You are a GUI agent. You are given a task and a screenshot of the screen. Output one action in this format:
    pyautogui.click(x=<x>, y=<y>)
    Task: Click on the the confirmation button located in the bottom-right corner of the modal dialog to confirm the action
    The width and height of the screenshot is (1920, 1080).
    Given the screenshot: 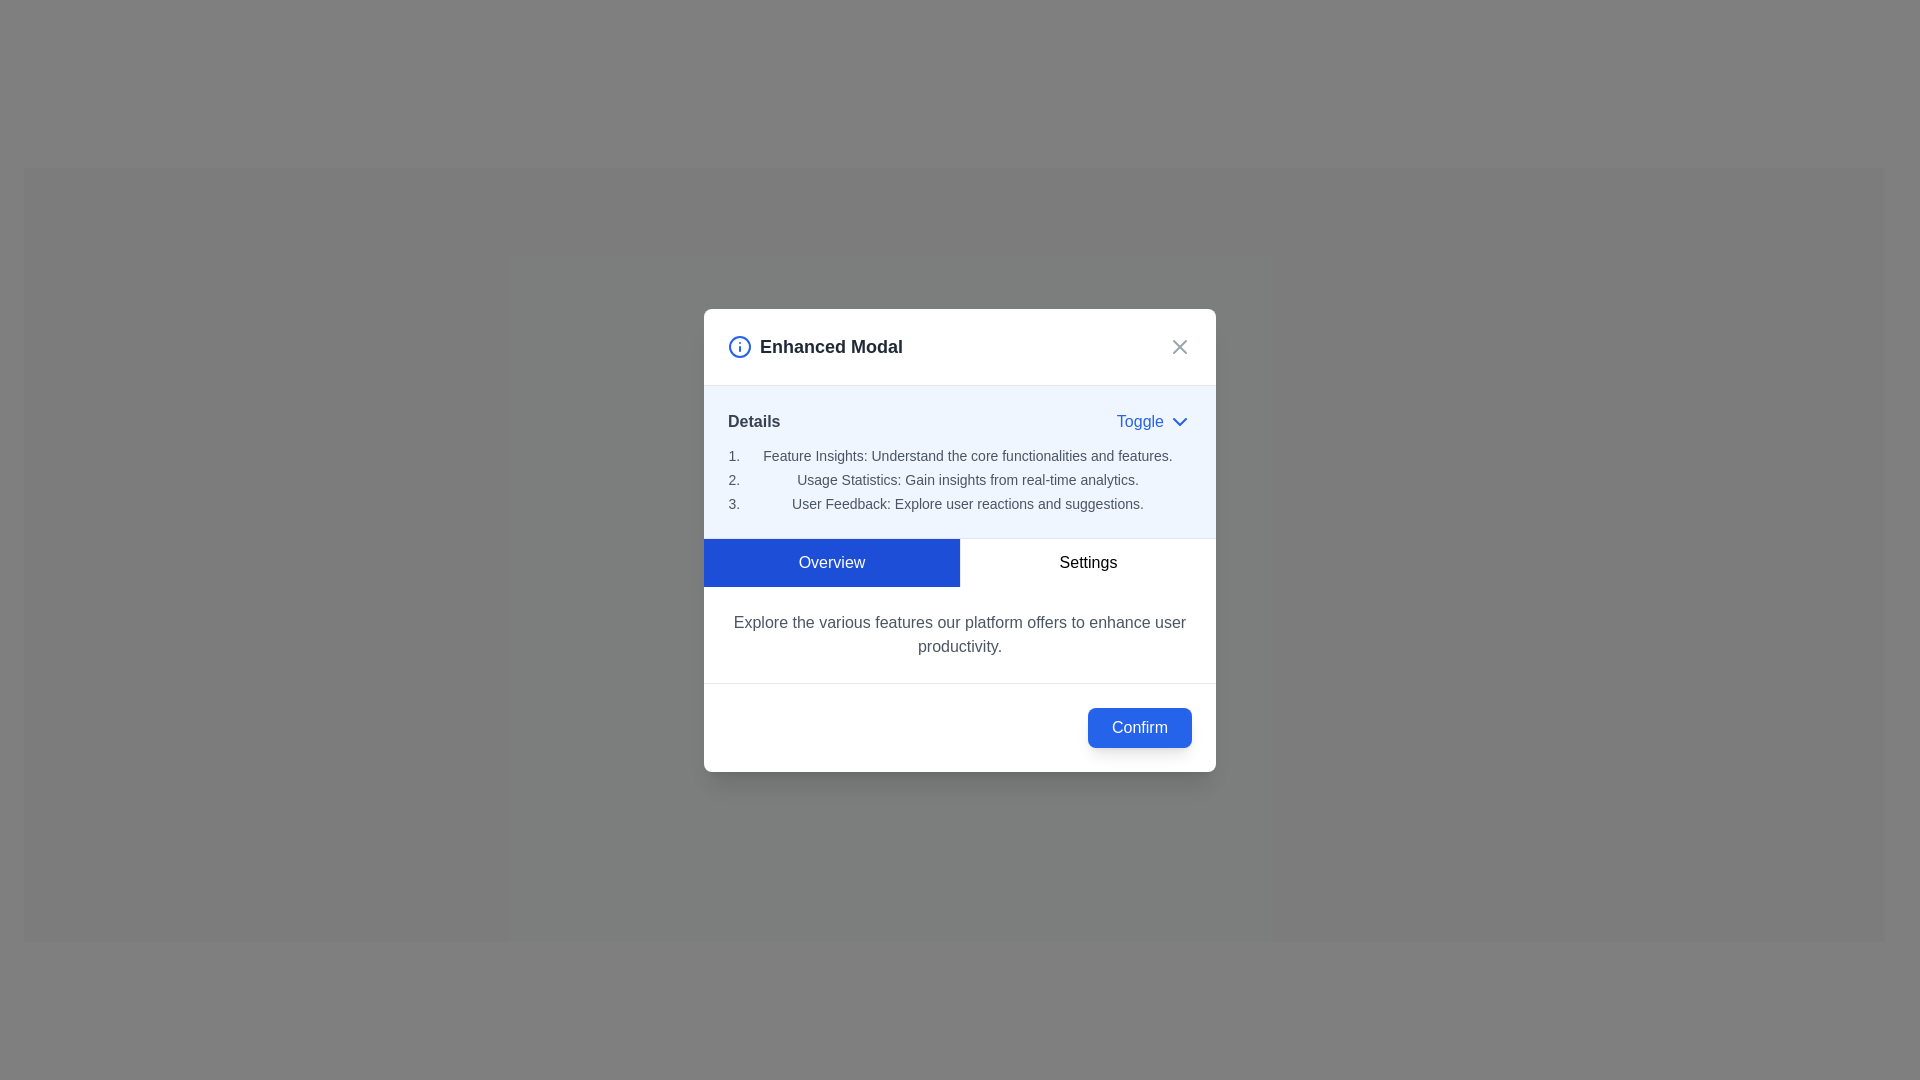 What is the action you would take?
    pyautogui.click(x=1138, y=726)
    